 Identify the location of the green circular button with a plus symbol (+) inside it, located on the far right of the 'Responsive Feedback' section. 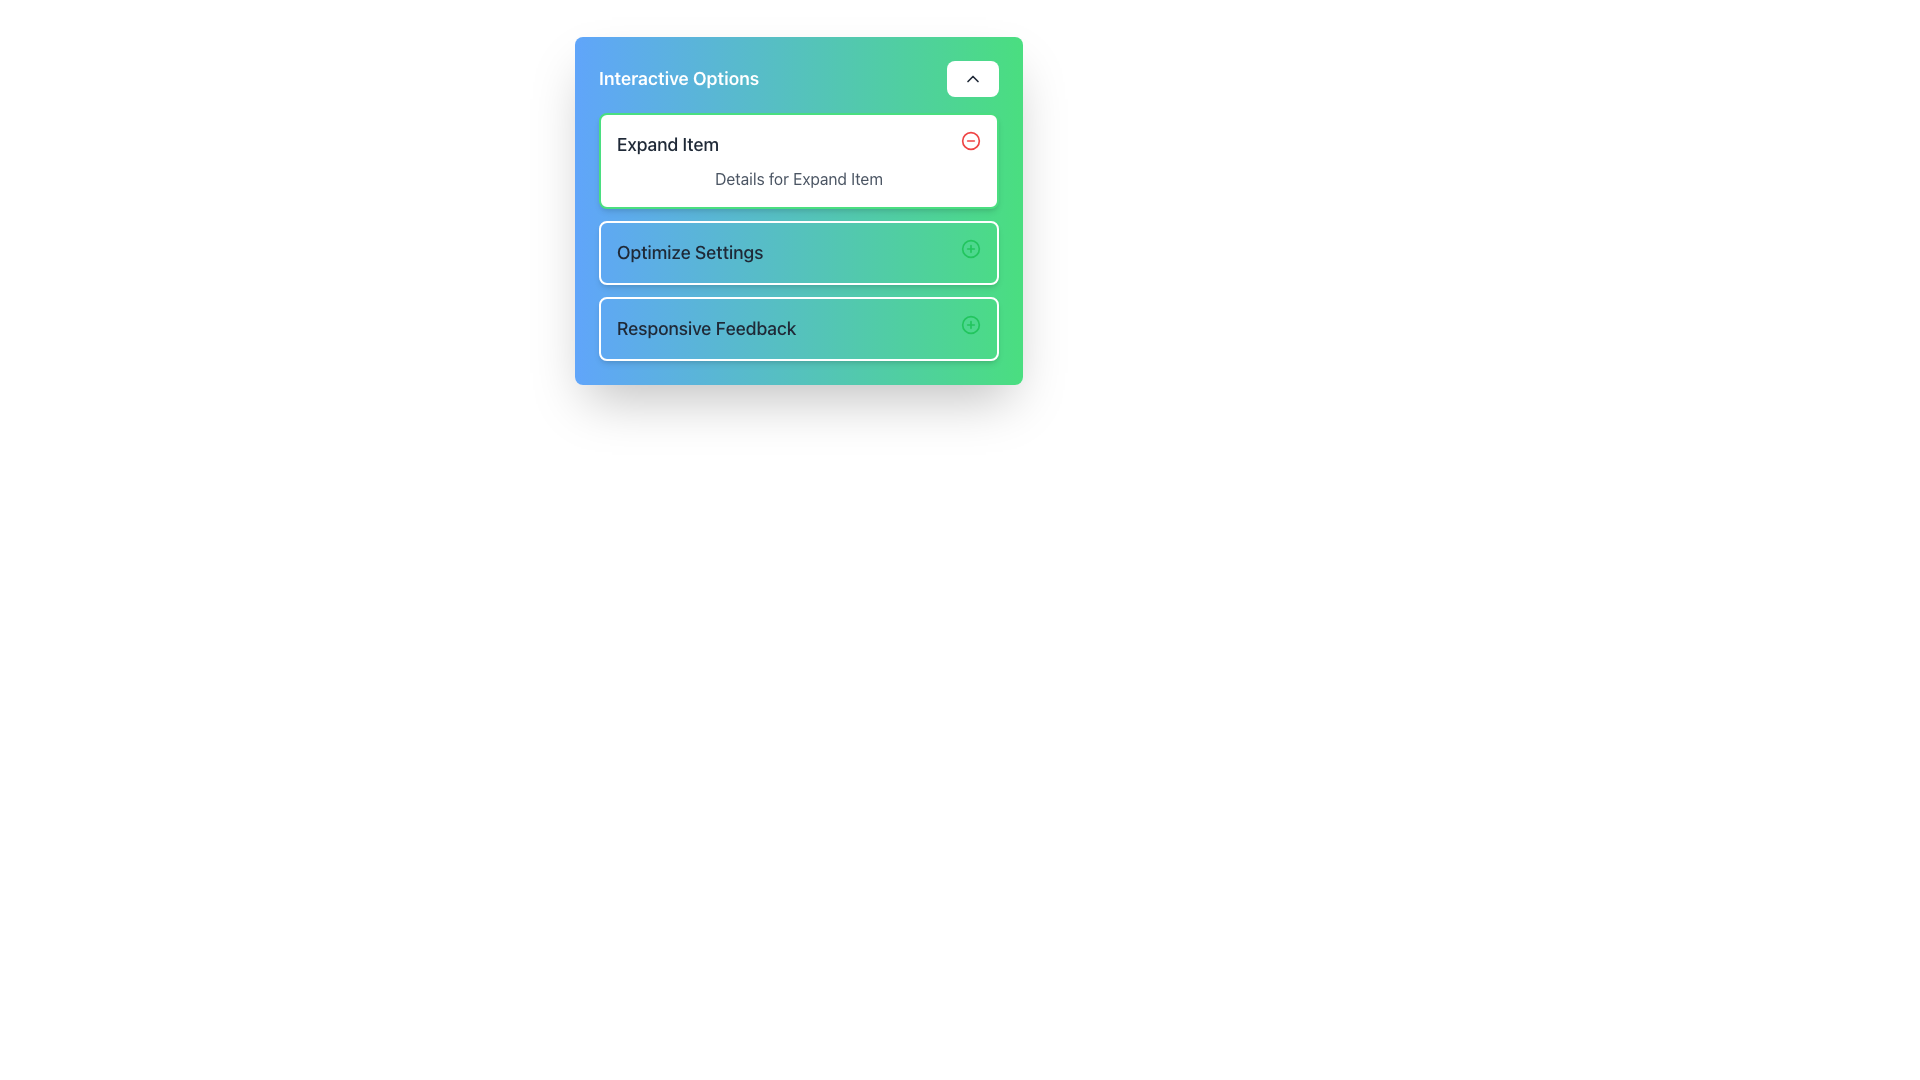
(970, 323).